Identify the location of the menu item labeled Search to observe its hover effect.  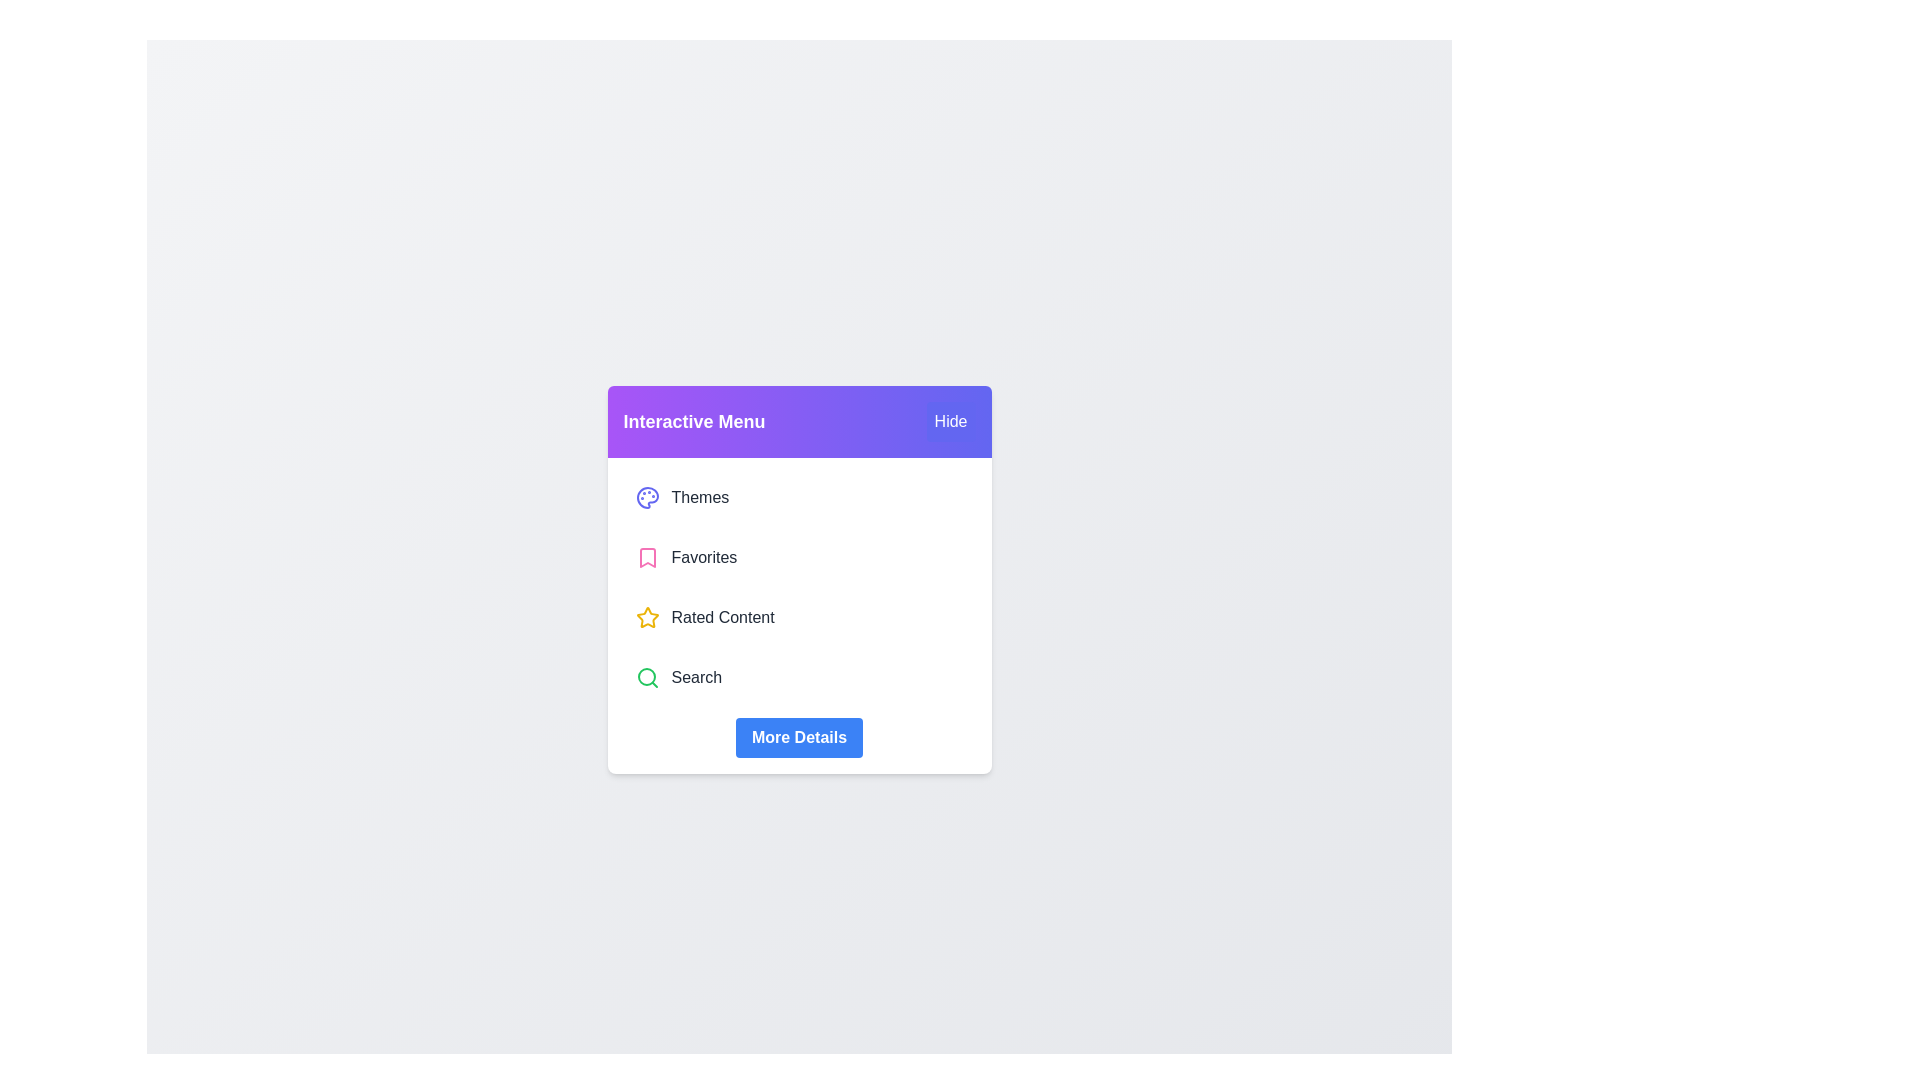
(798, 677).